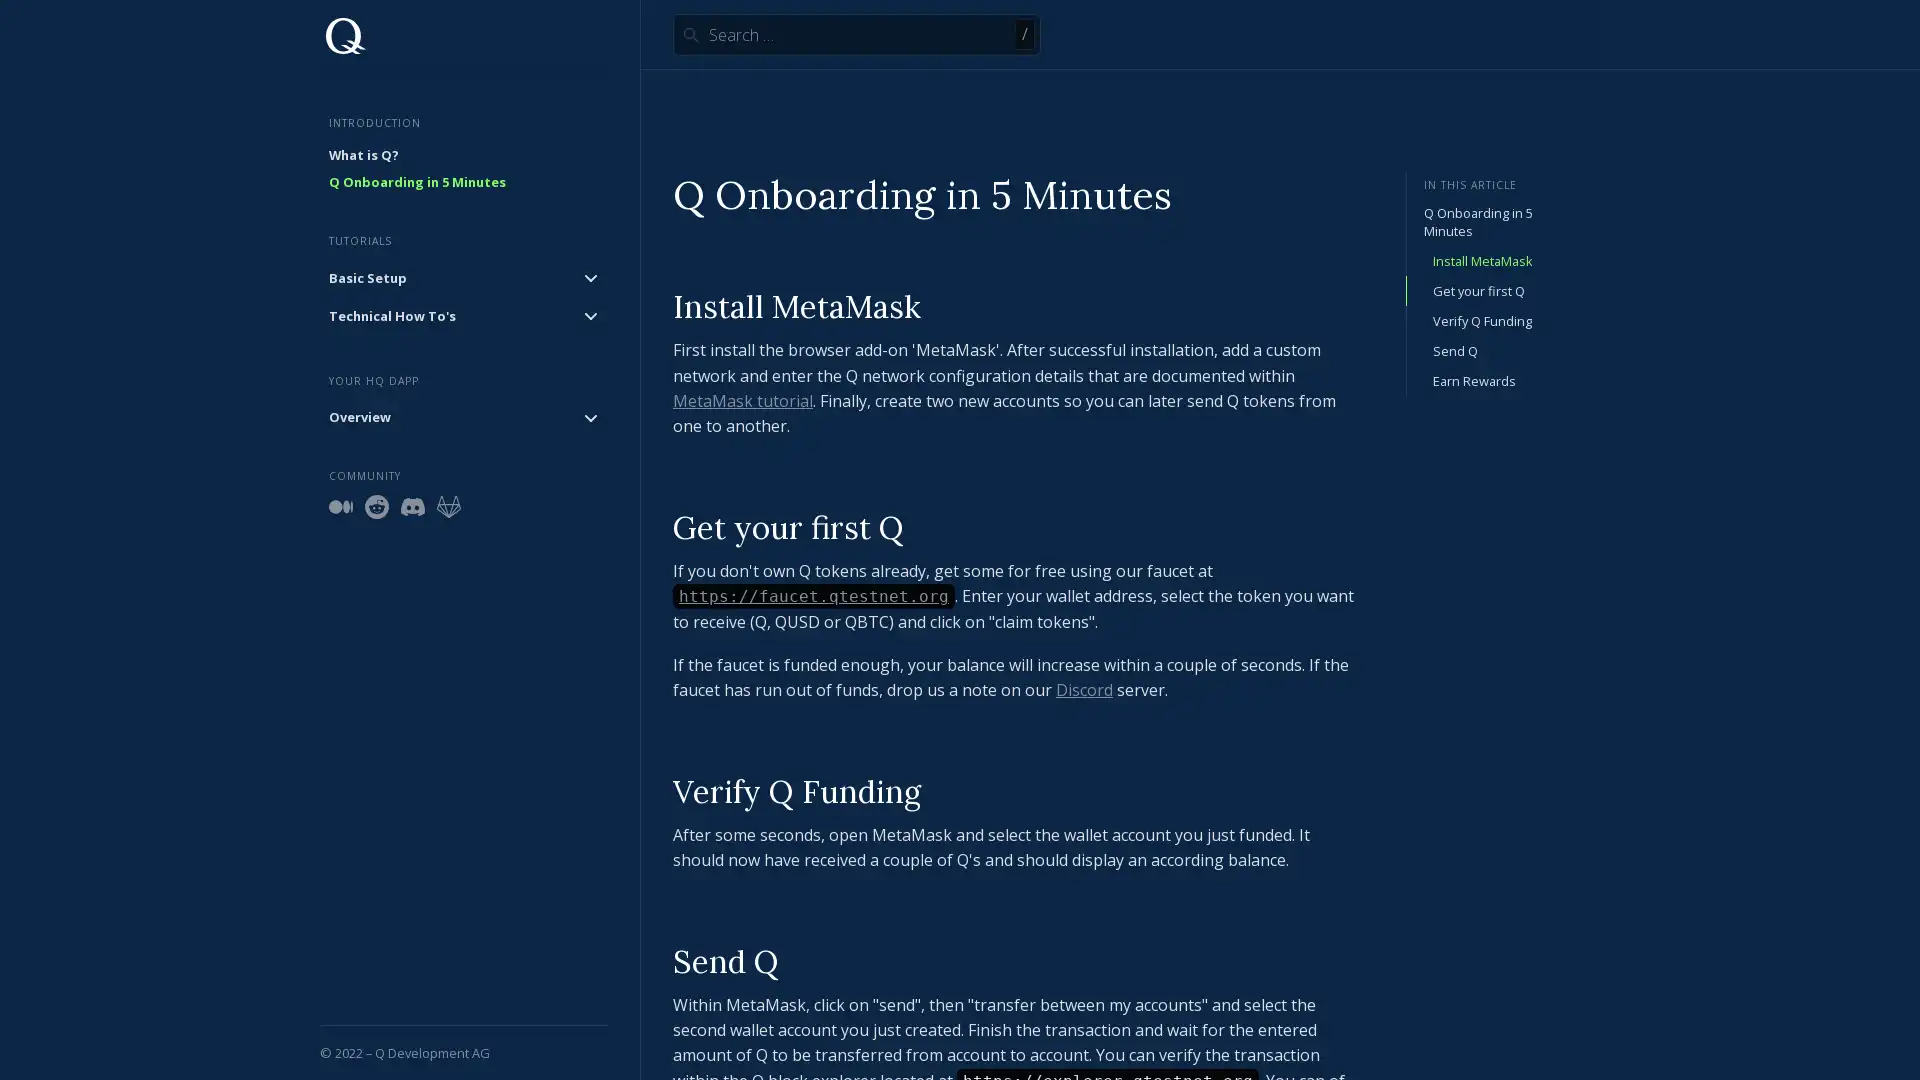 The height and width of the screenshot is (1080, 1920). What do you see at coordinates (690, 34) in the screenshot?
I see `Submit` at bounding box center [690, 34].